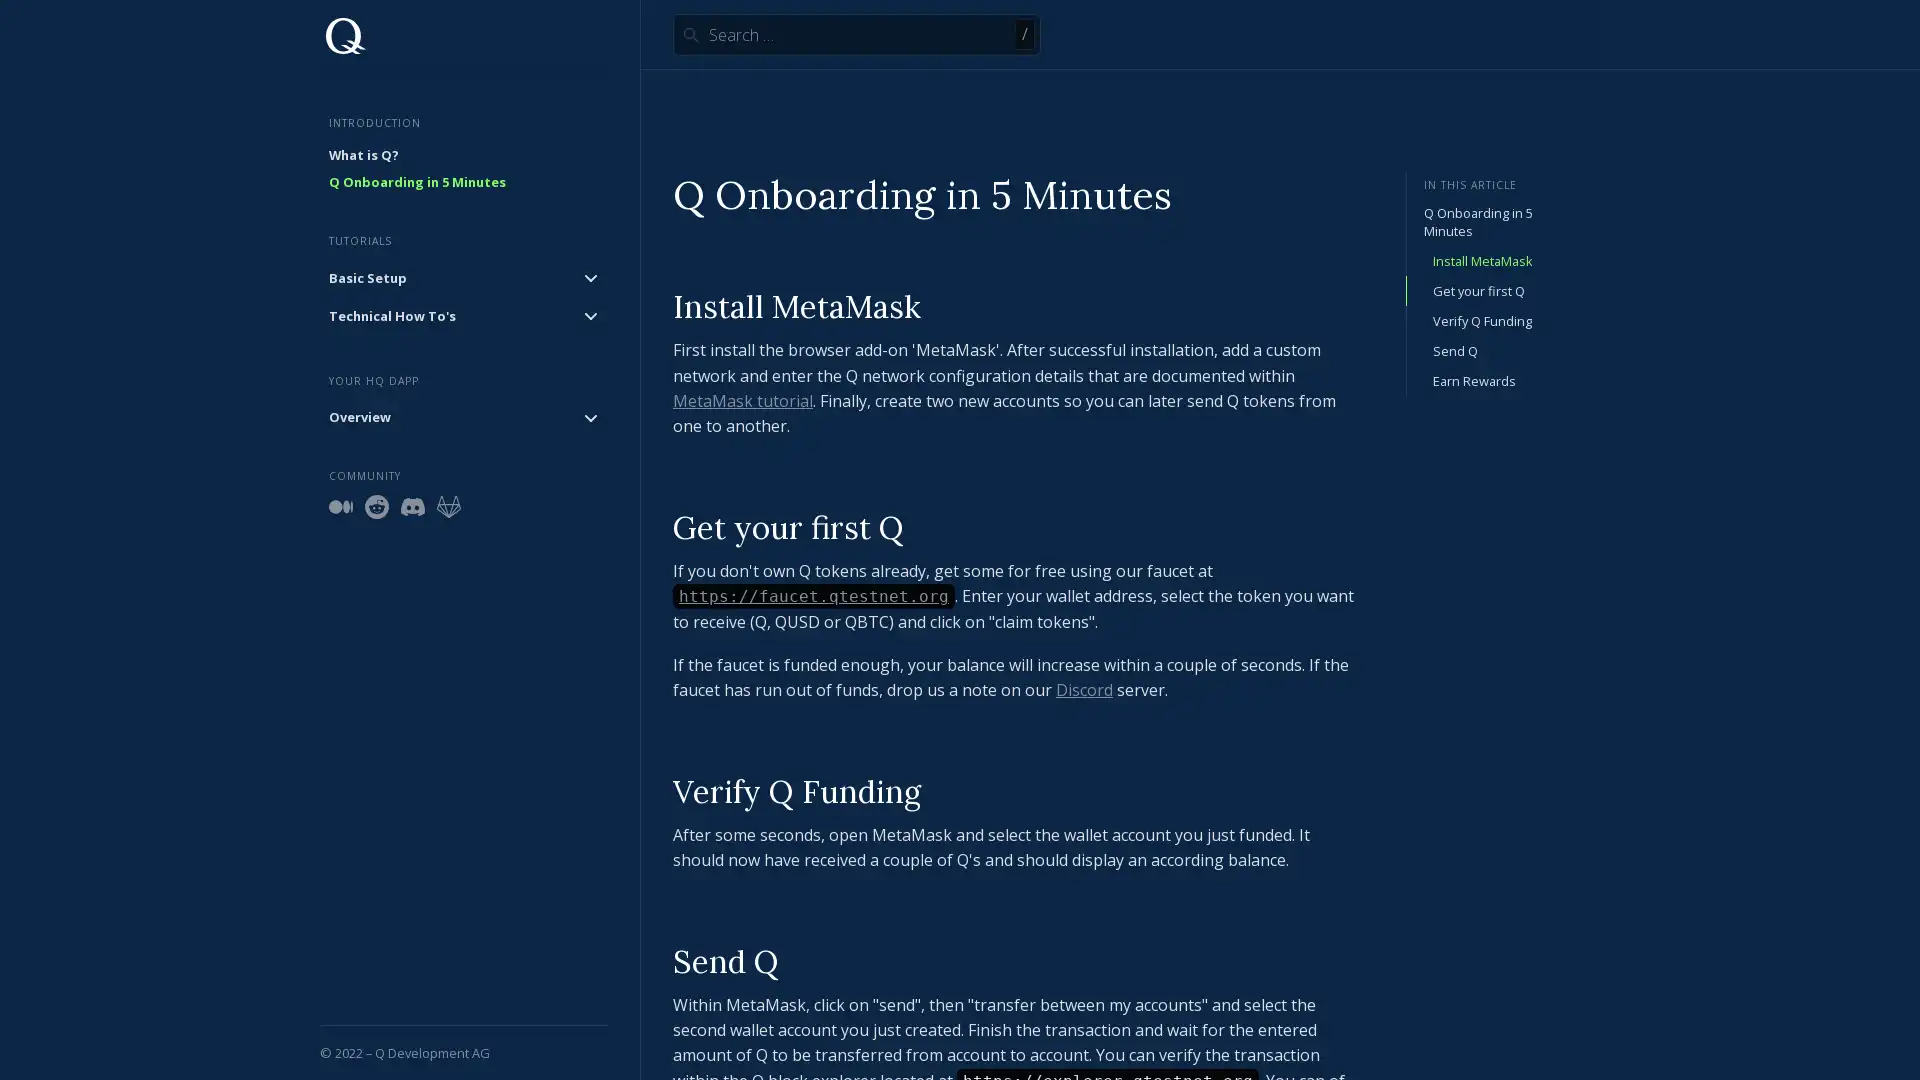 The height and width of the screenshot is (1080, 1920). What do you see at coordinates (690, 34) in the screenshot?
I see `Submit` at bounding box center [690, 34].